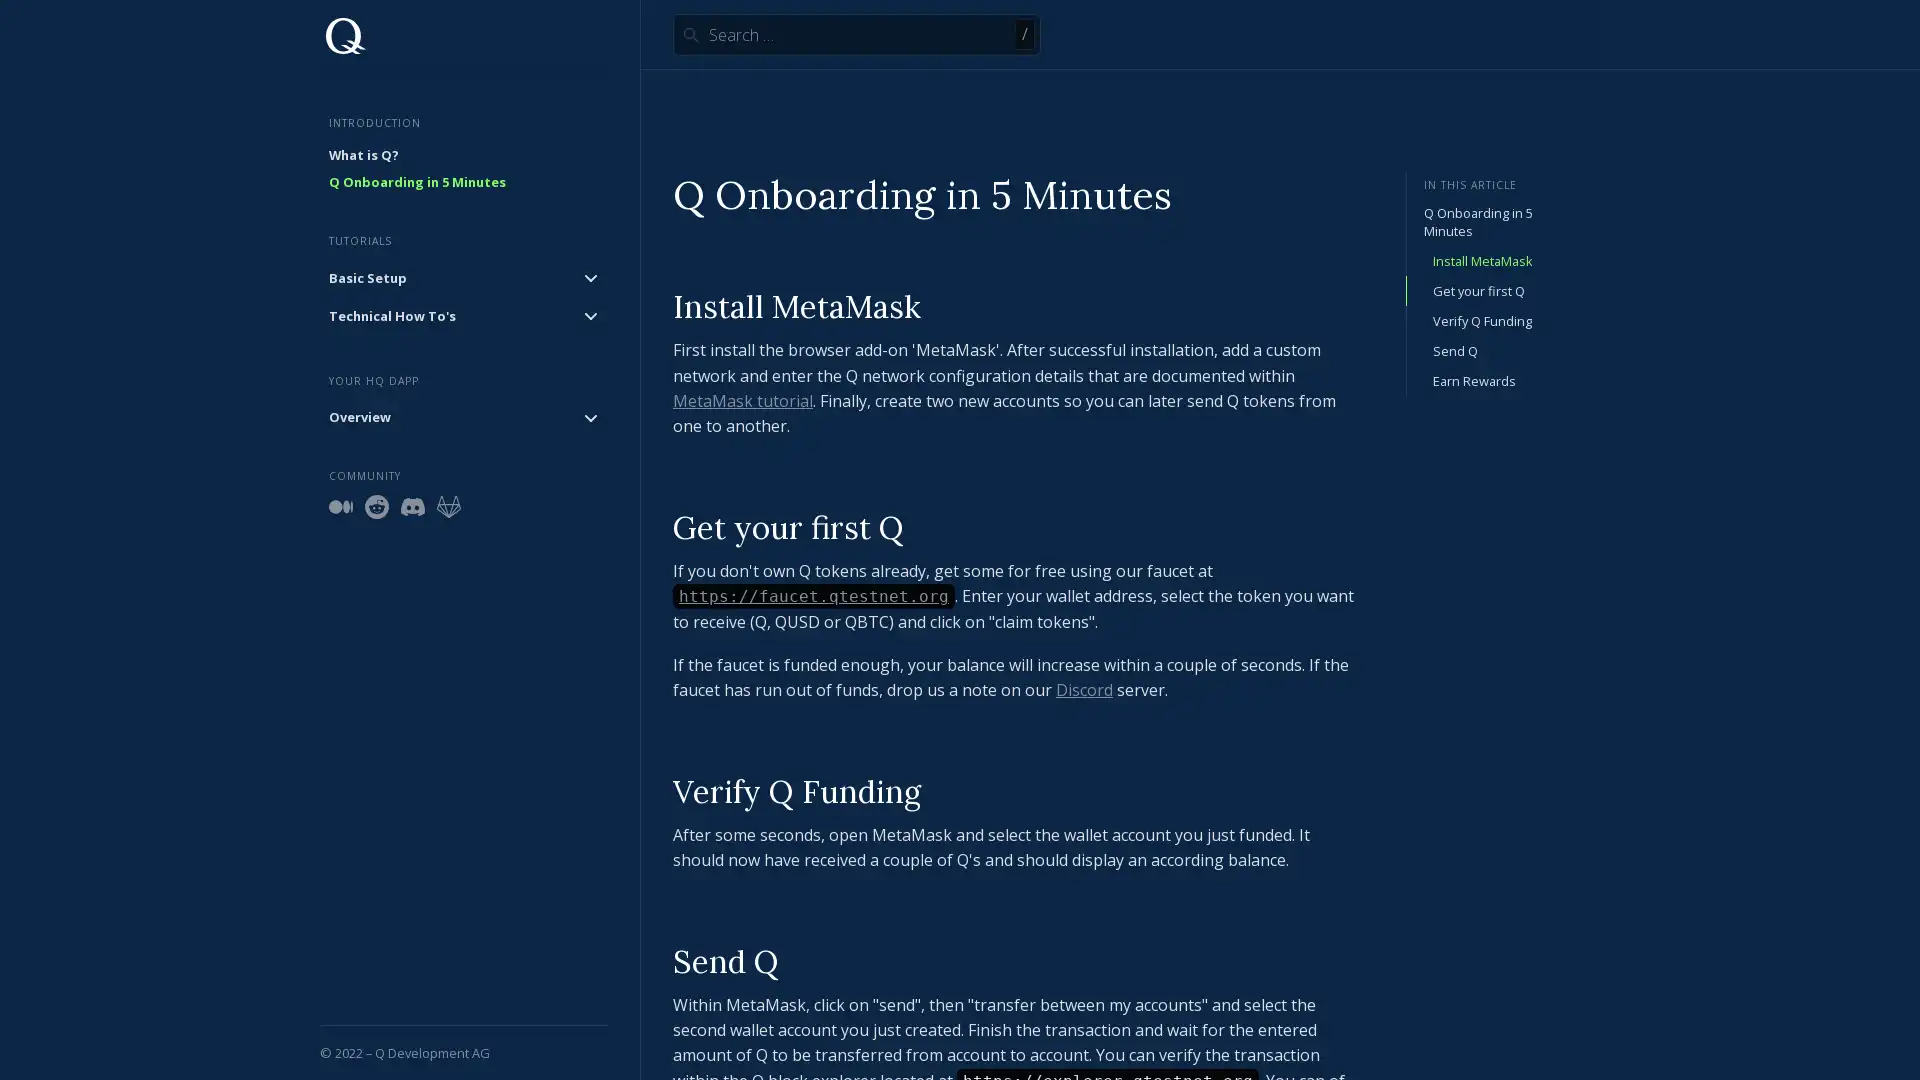 The height and width of the screenshot is (1080, 1920). What do you see at coordinates (690, 34) in the screenshot?
I see `Submit` at bounding box center [690, 34].